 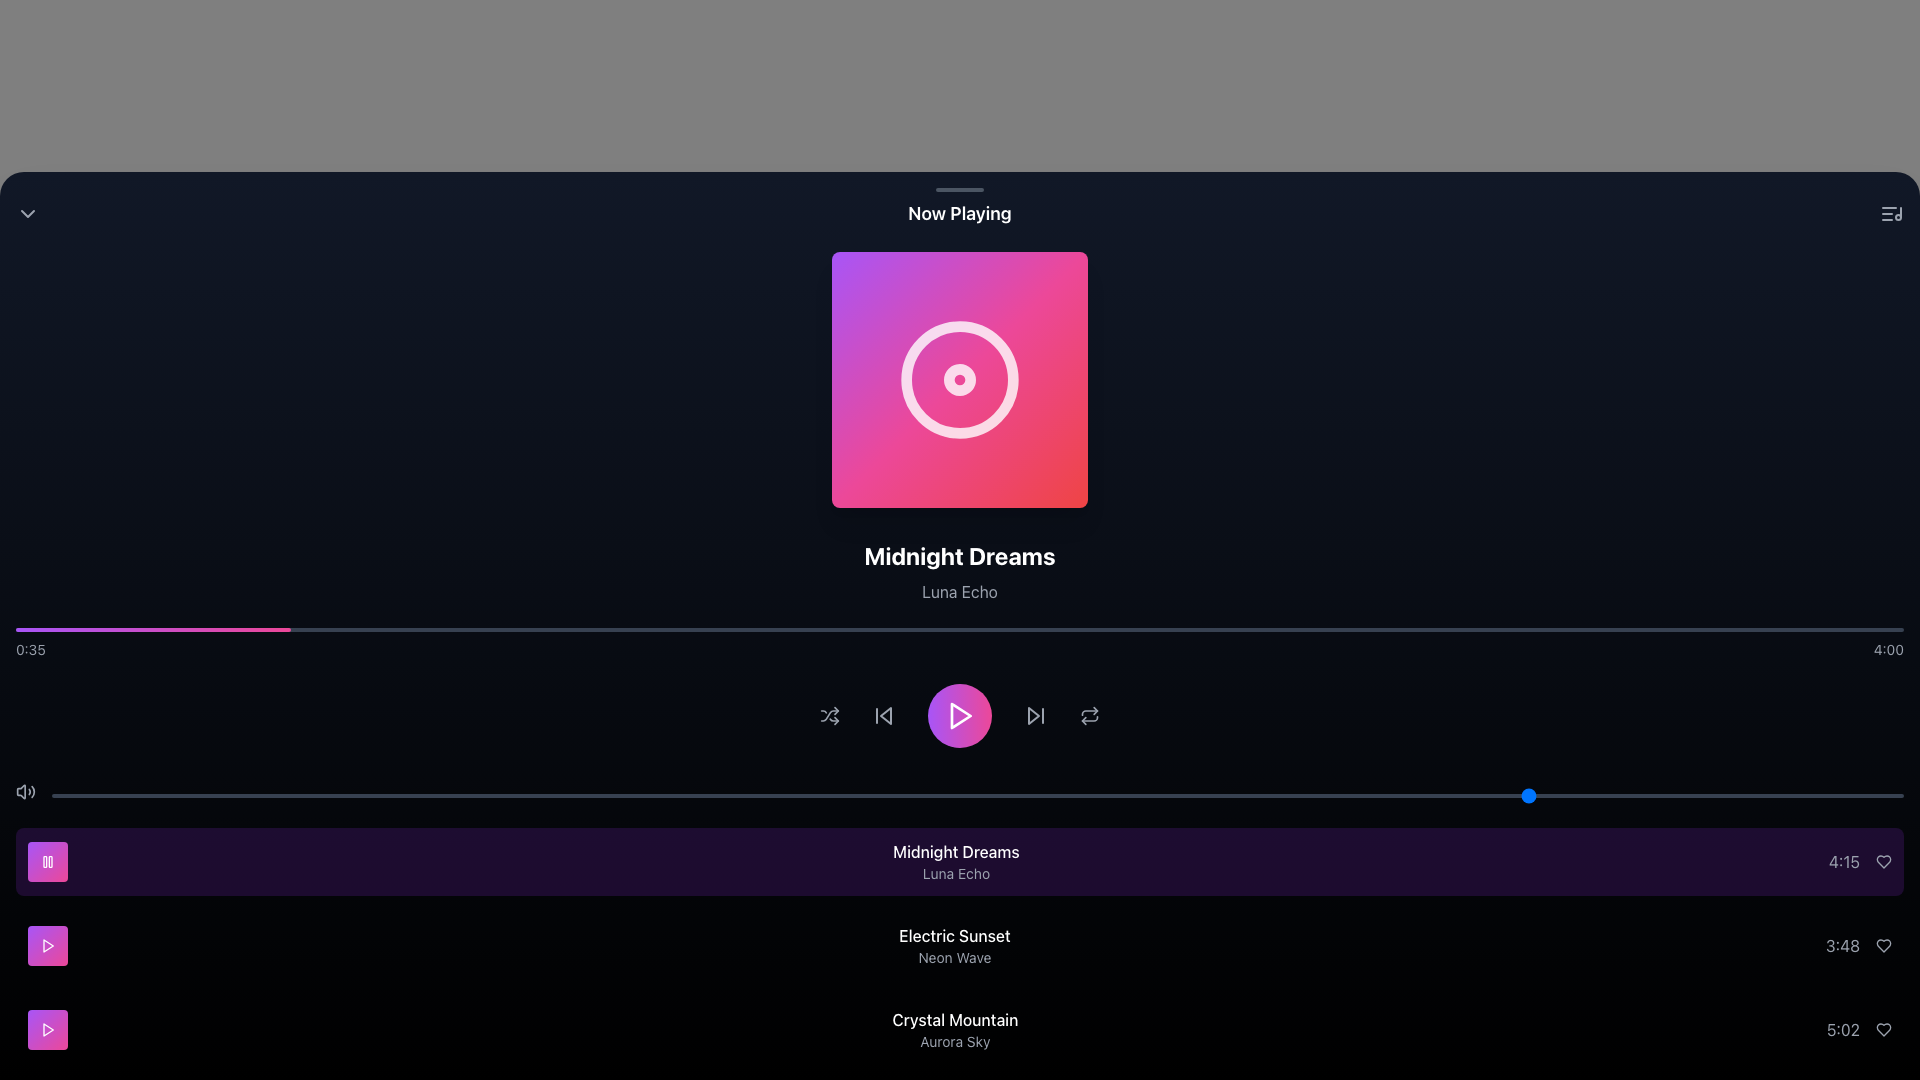 I want to click on the text label that provides supplementary information about the title 'Crystal Mountain', located centrally below the title in the bottom row of the visible list, so click(x=954, y=1040).